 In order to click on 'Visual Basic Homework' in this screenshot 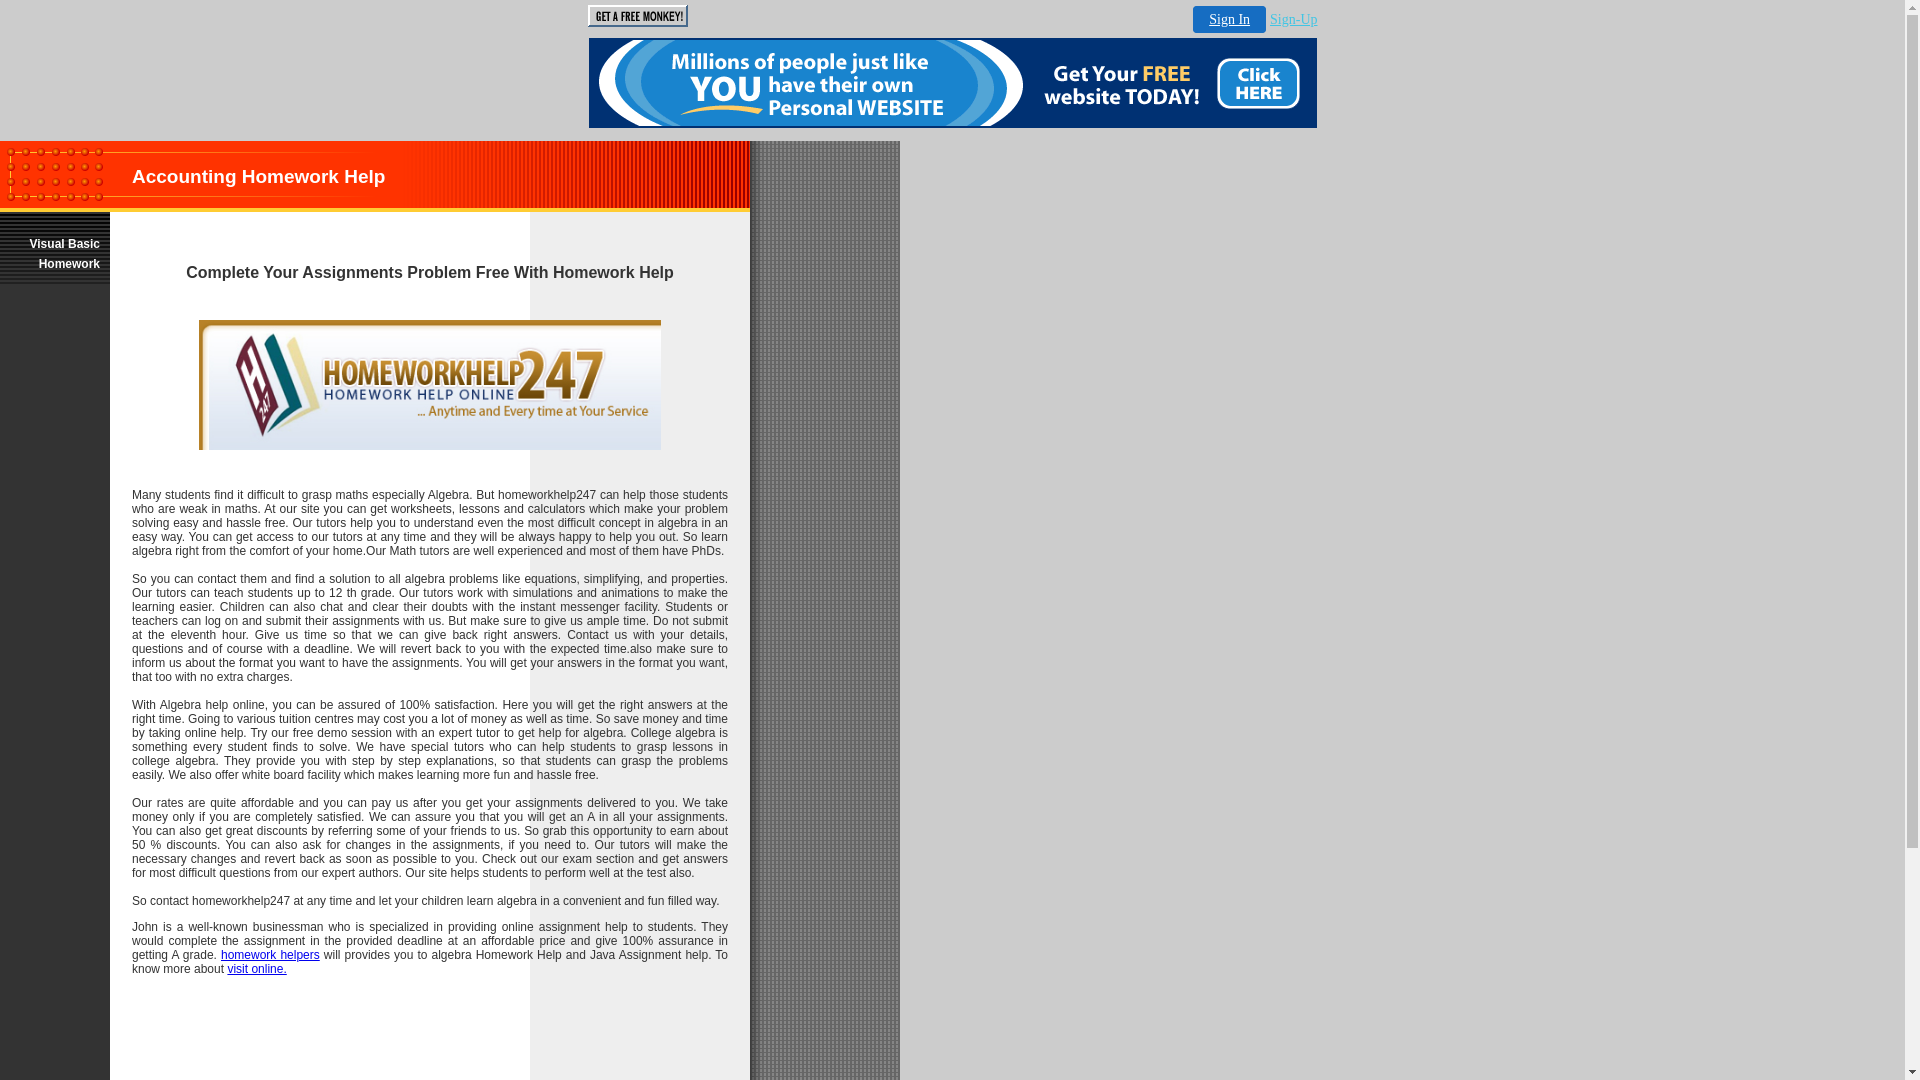, I will do `click(54, 253)`.